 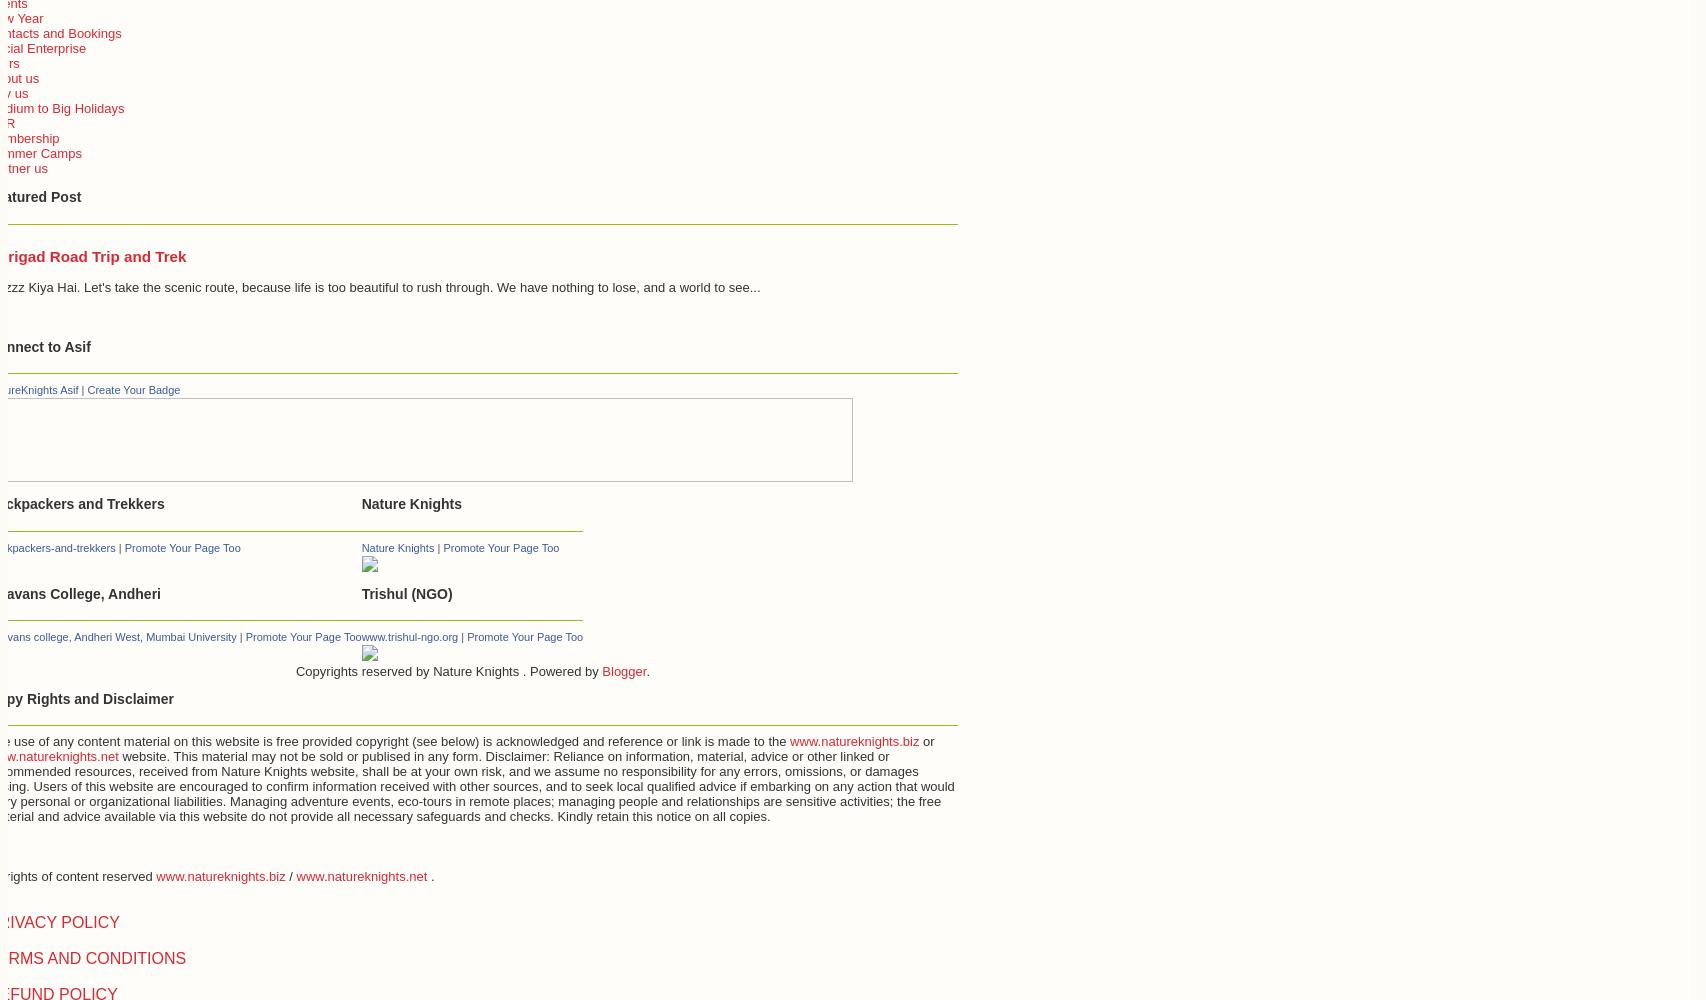 I want to click on '/', so click(x=290, y=876).